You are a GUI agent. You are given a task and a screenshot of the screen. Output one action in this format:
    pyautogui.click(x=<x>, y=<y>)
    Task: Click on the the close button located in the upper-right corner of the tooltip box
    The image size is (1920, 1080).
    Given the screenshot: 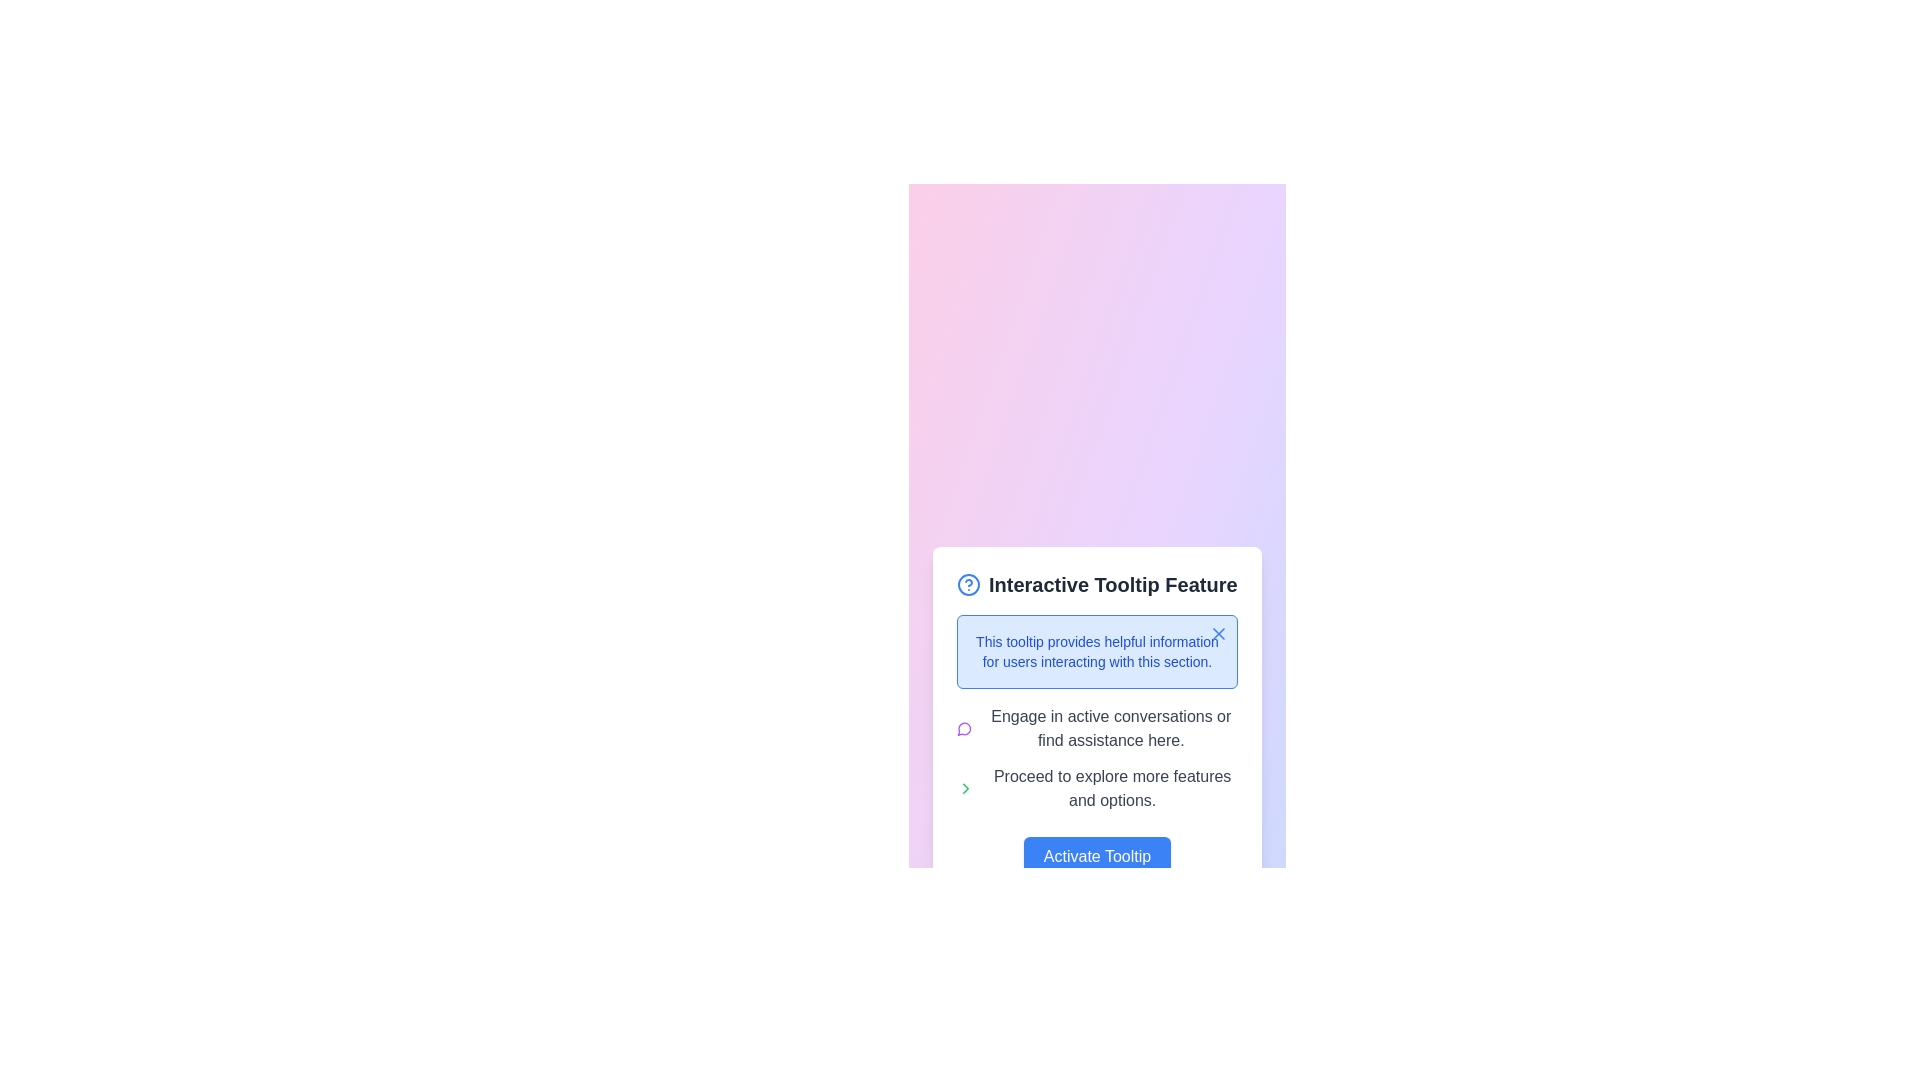 What is the action you would take?
    pyautogui.click(x=1218, y=633)
    